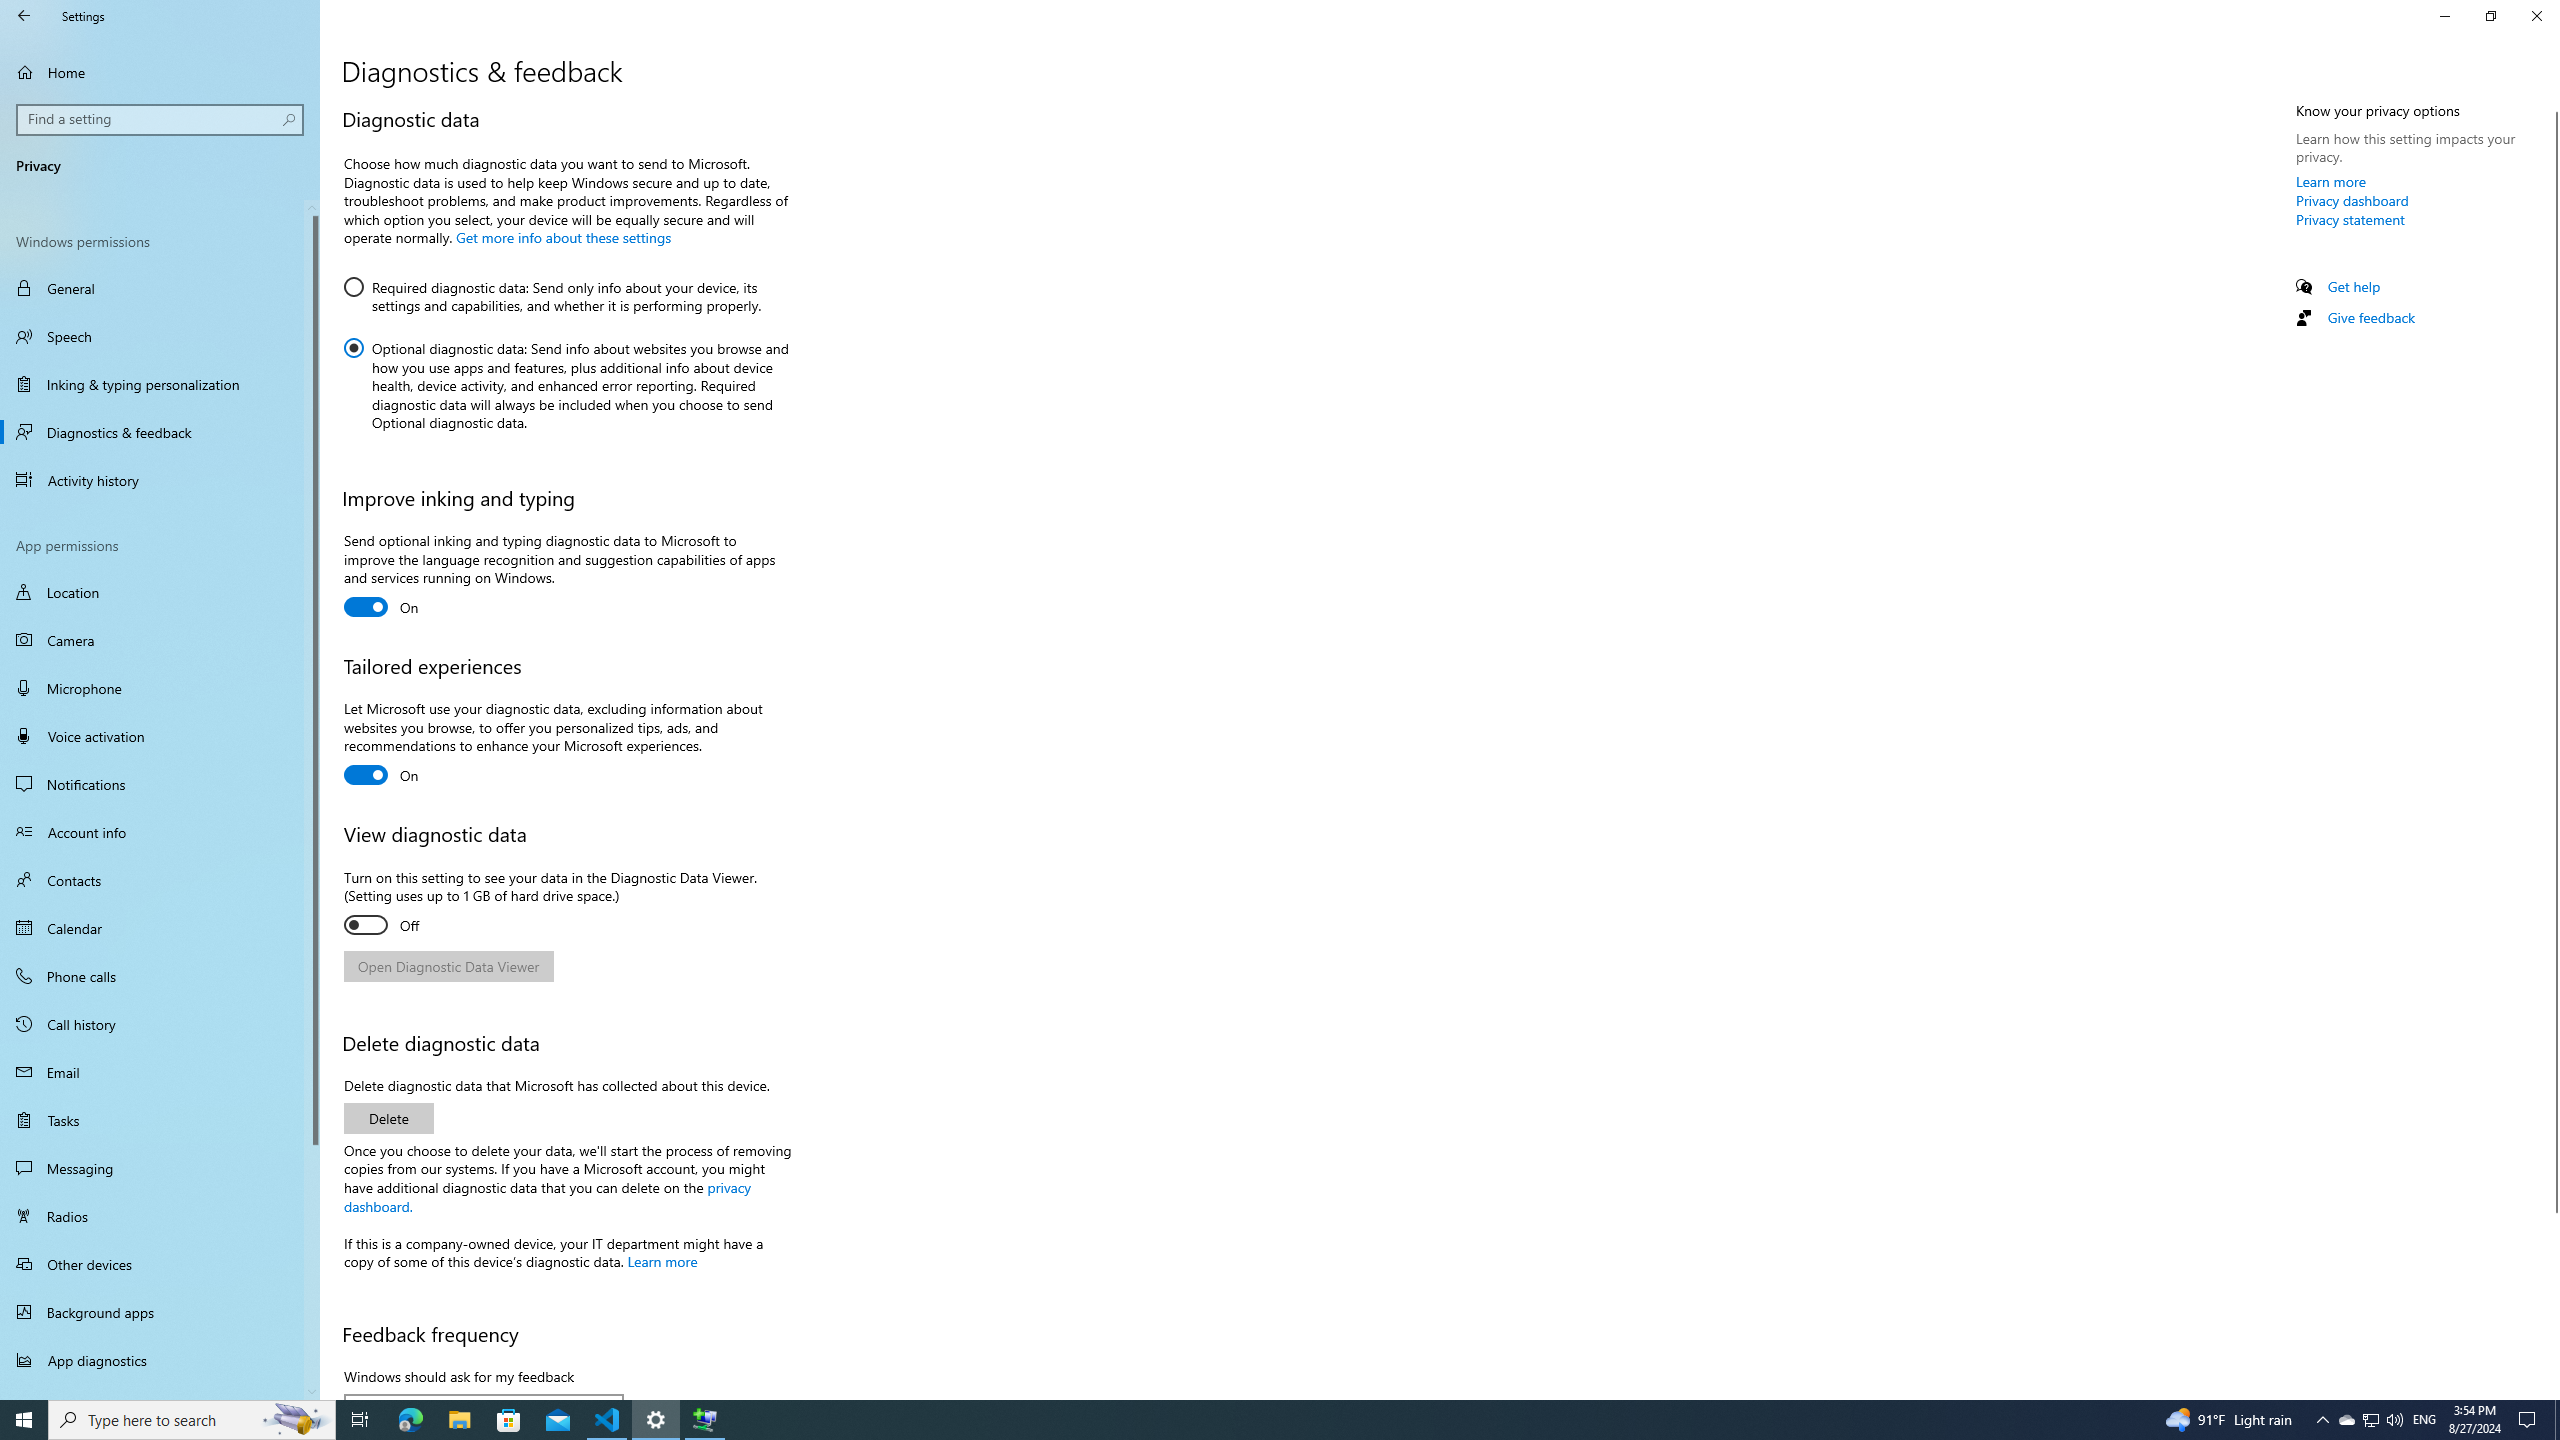  I want to click on 'Visual Studio Code - 1 running window', so click(607, 1418).